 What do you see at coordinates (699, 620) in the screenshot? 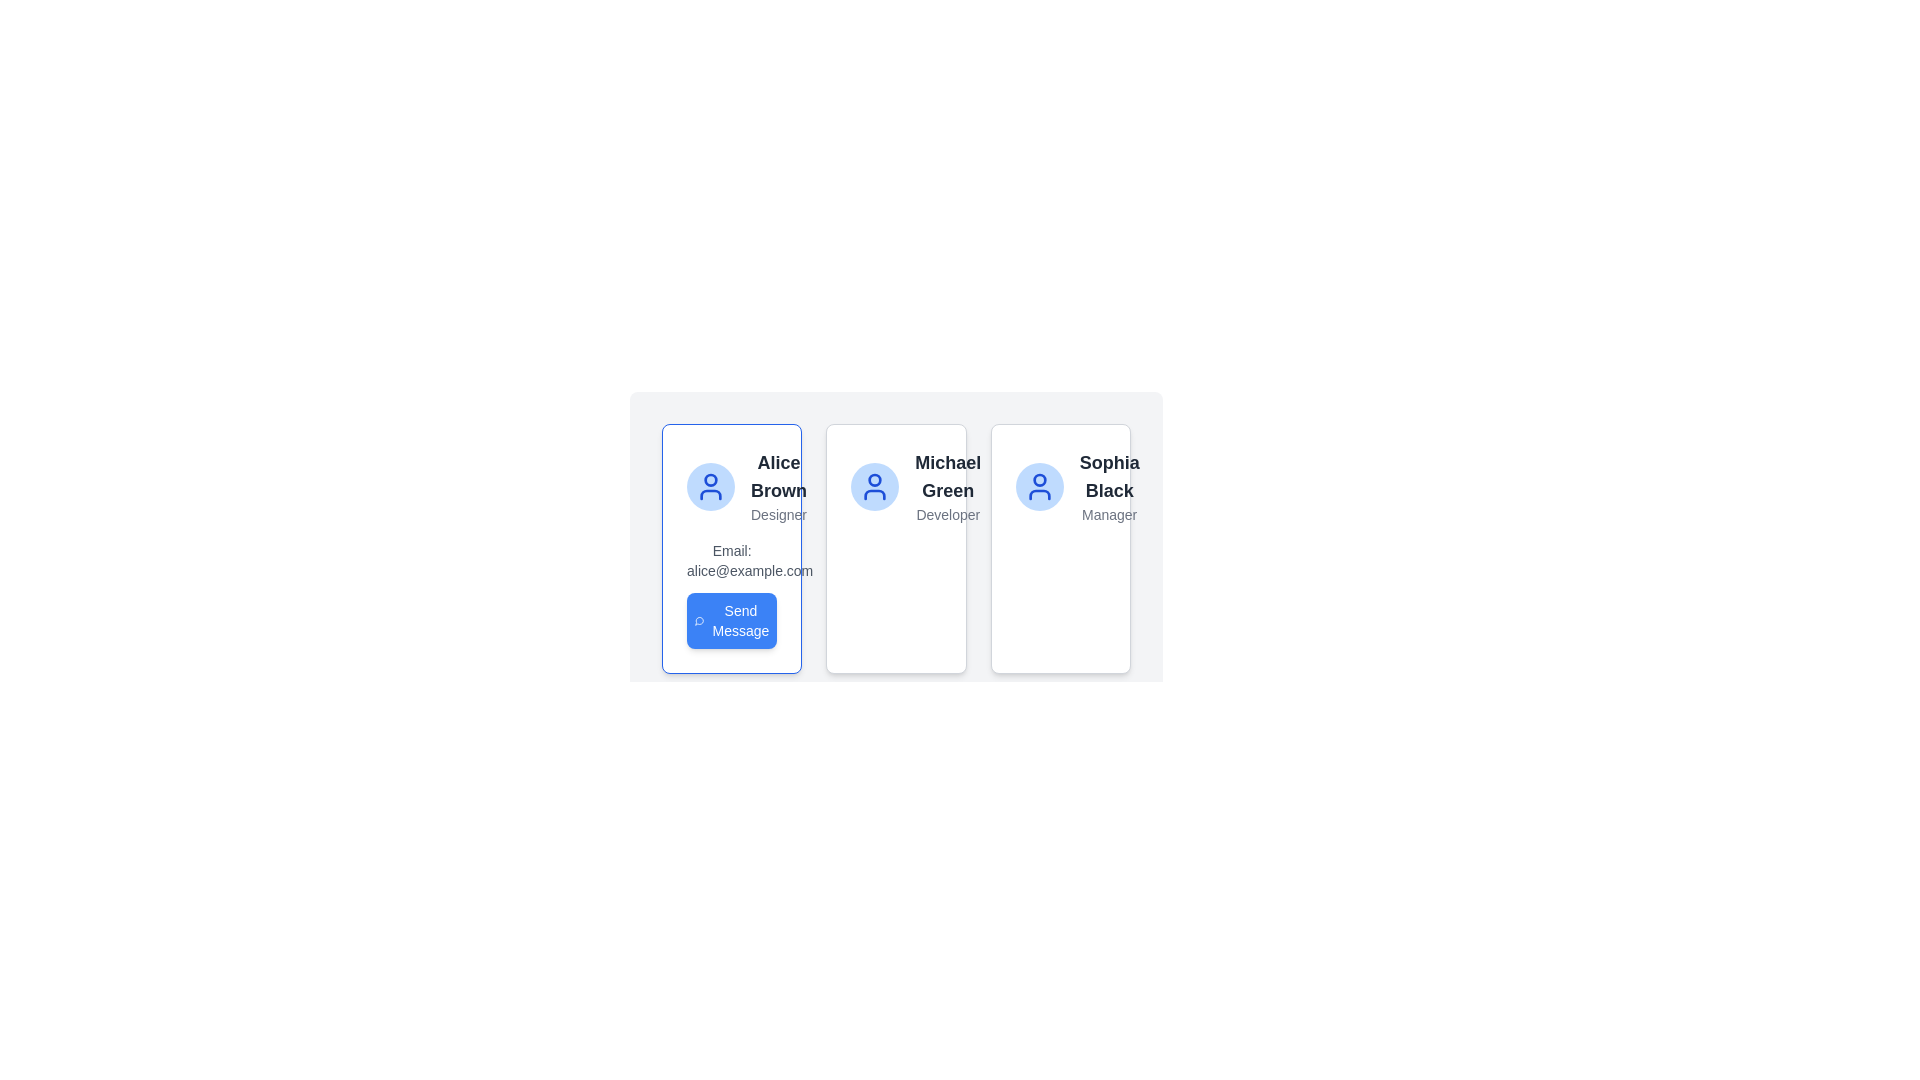
I see `the messaging icon located to the left of the 'Send Message' text within the button` at bounding box center [699, 620].